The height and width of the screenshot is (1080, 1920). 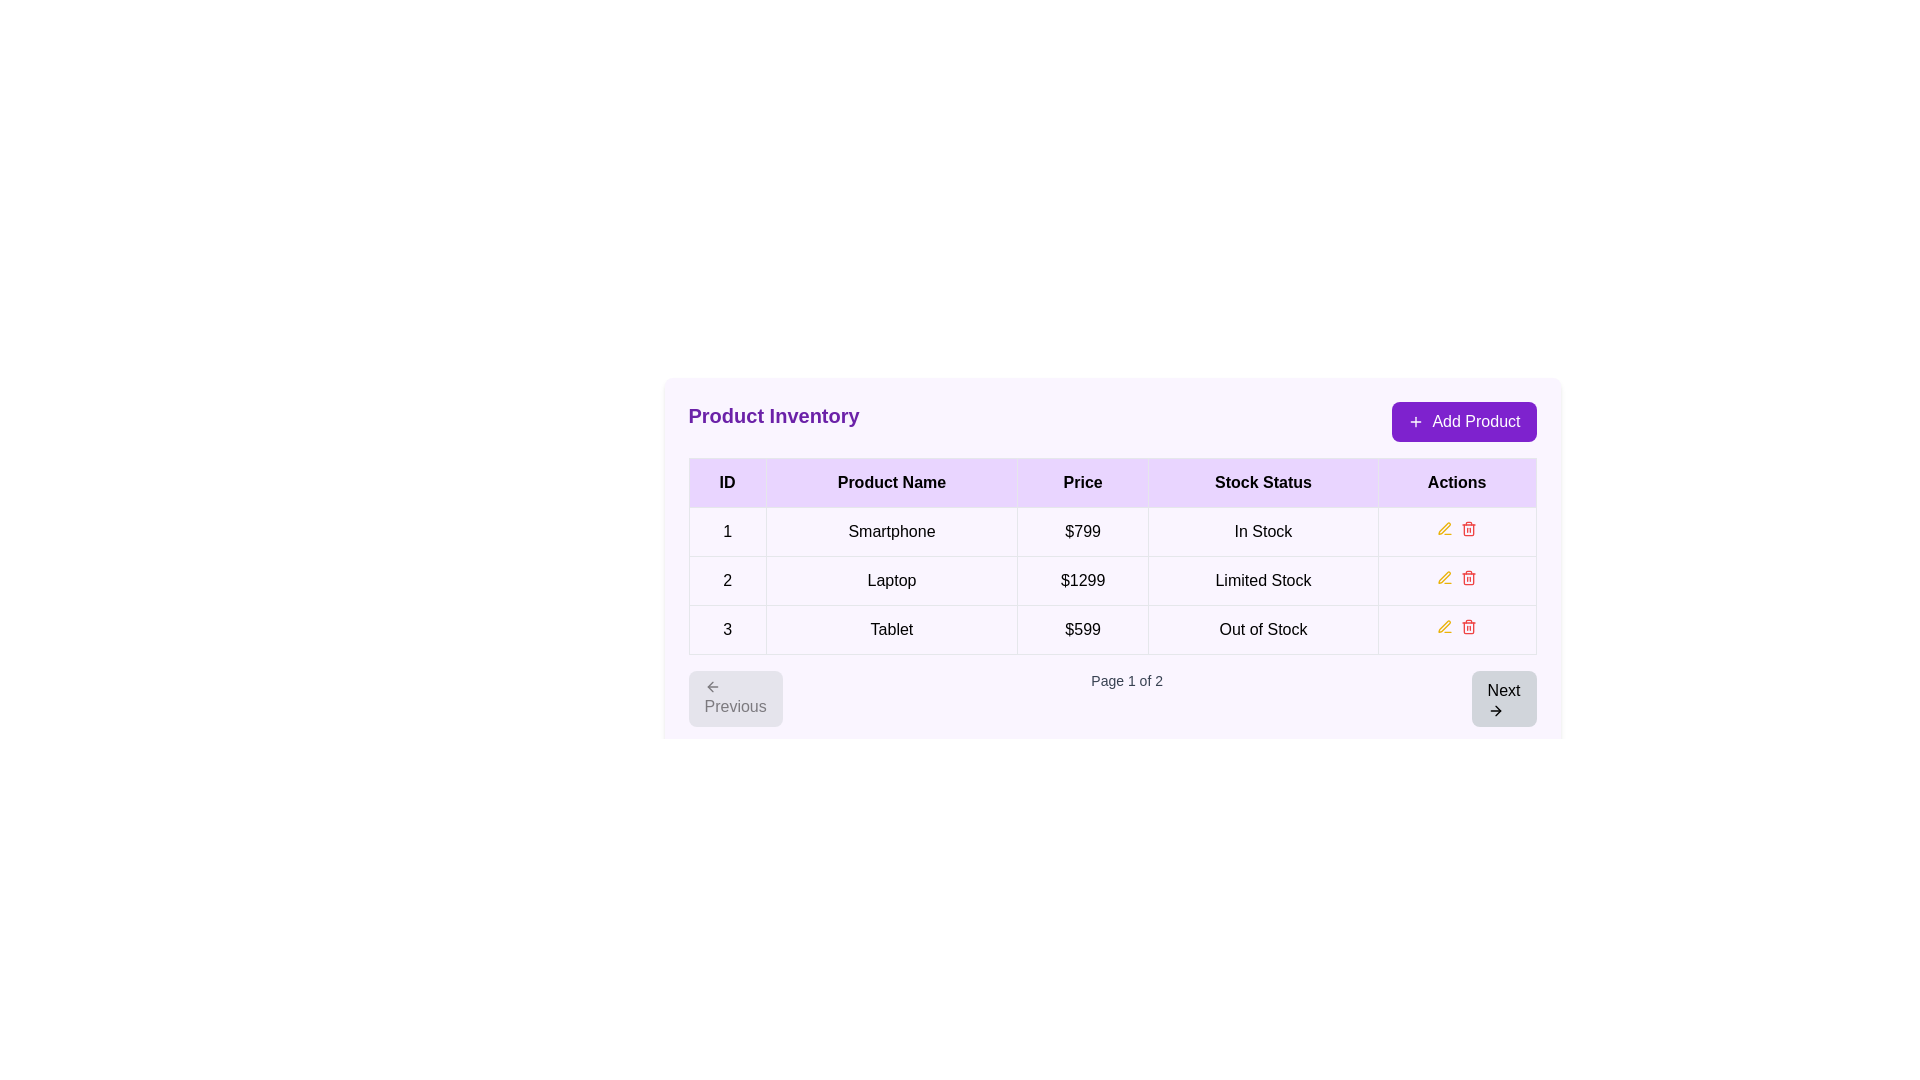 I want to click on the static text label displaying the price '$599' in bold black text within the pricing column of the product inventory table, located in the third row under the 'Price' column, so click(x=1082, y=628).